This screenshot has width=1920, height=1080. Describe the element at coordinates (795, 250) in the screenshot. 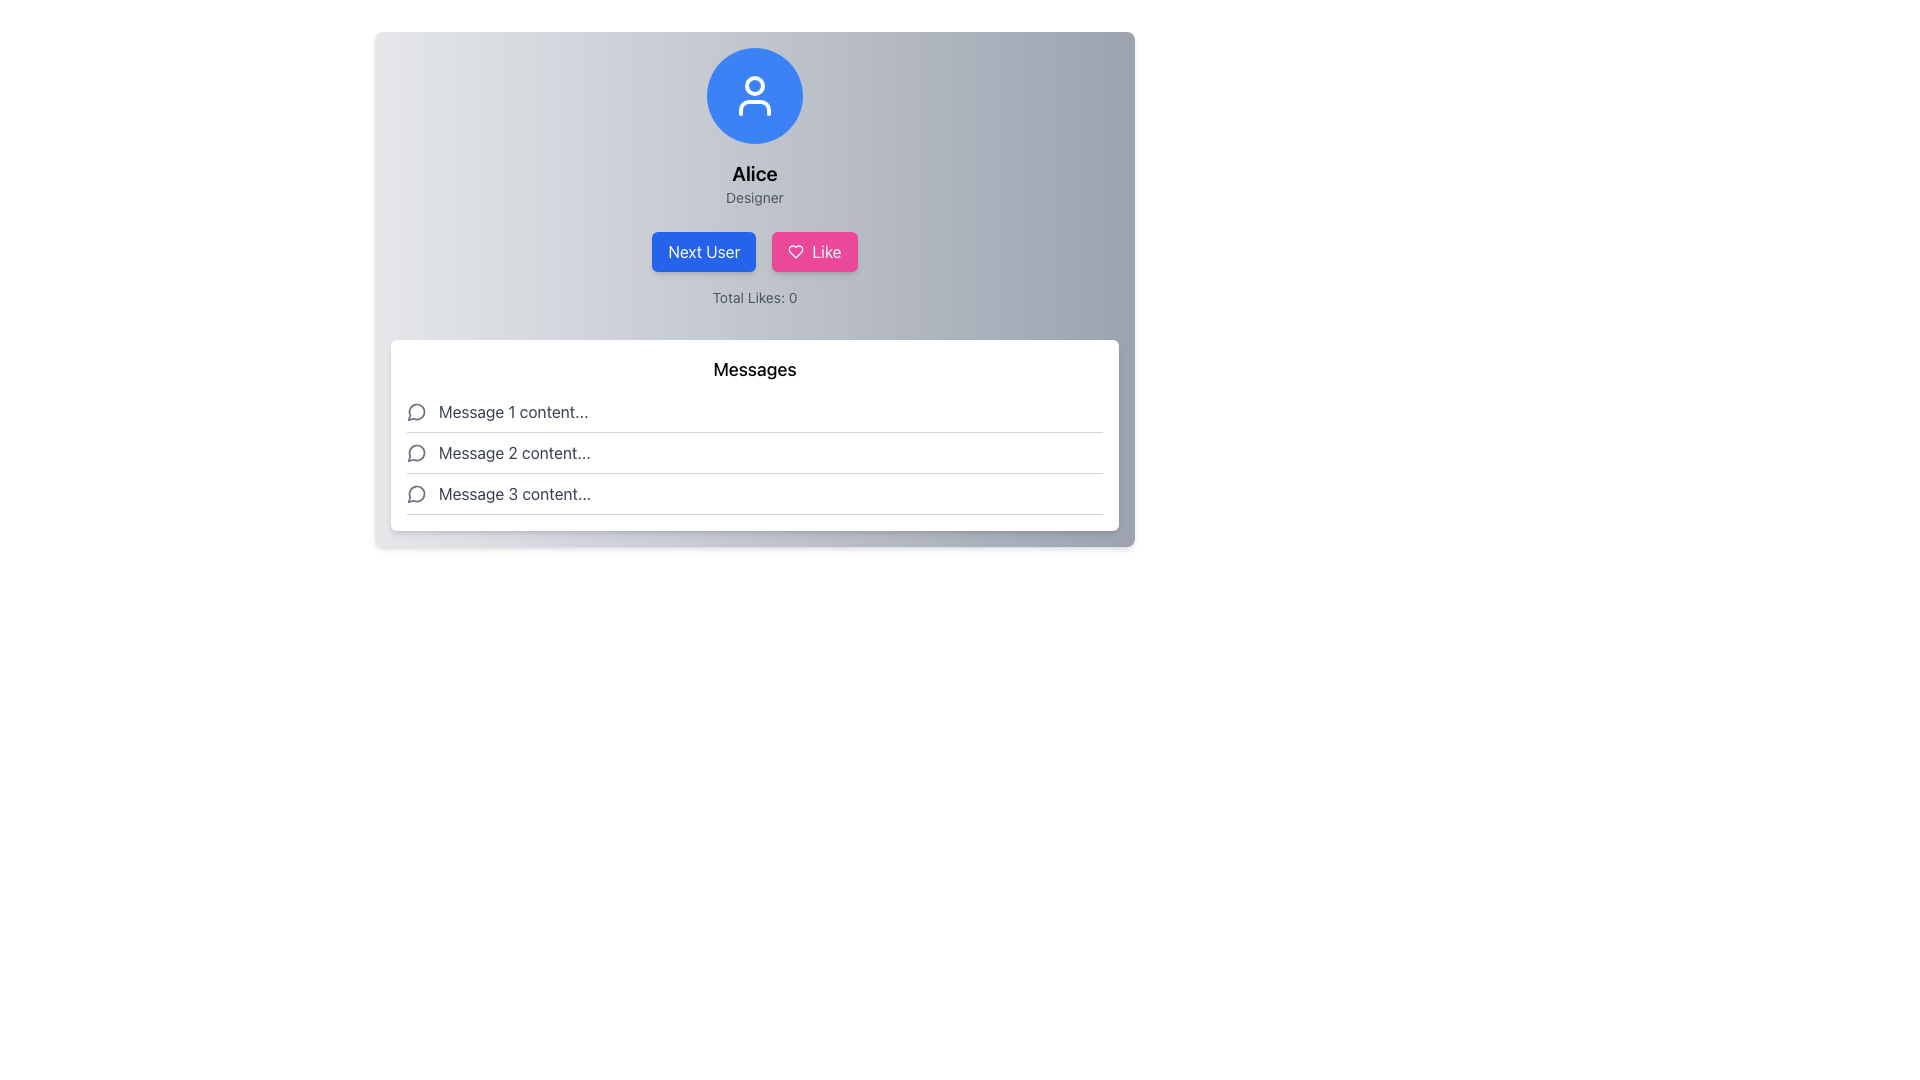

I see `the decorative icon that enhances the 'Like' button, located to the left of the text label 'Like' within the button layout` at that location.